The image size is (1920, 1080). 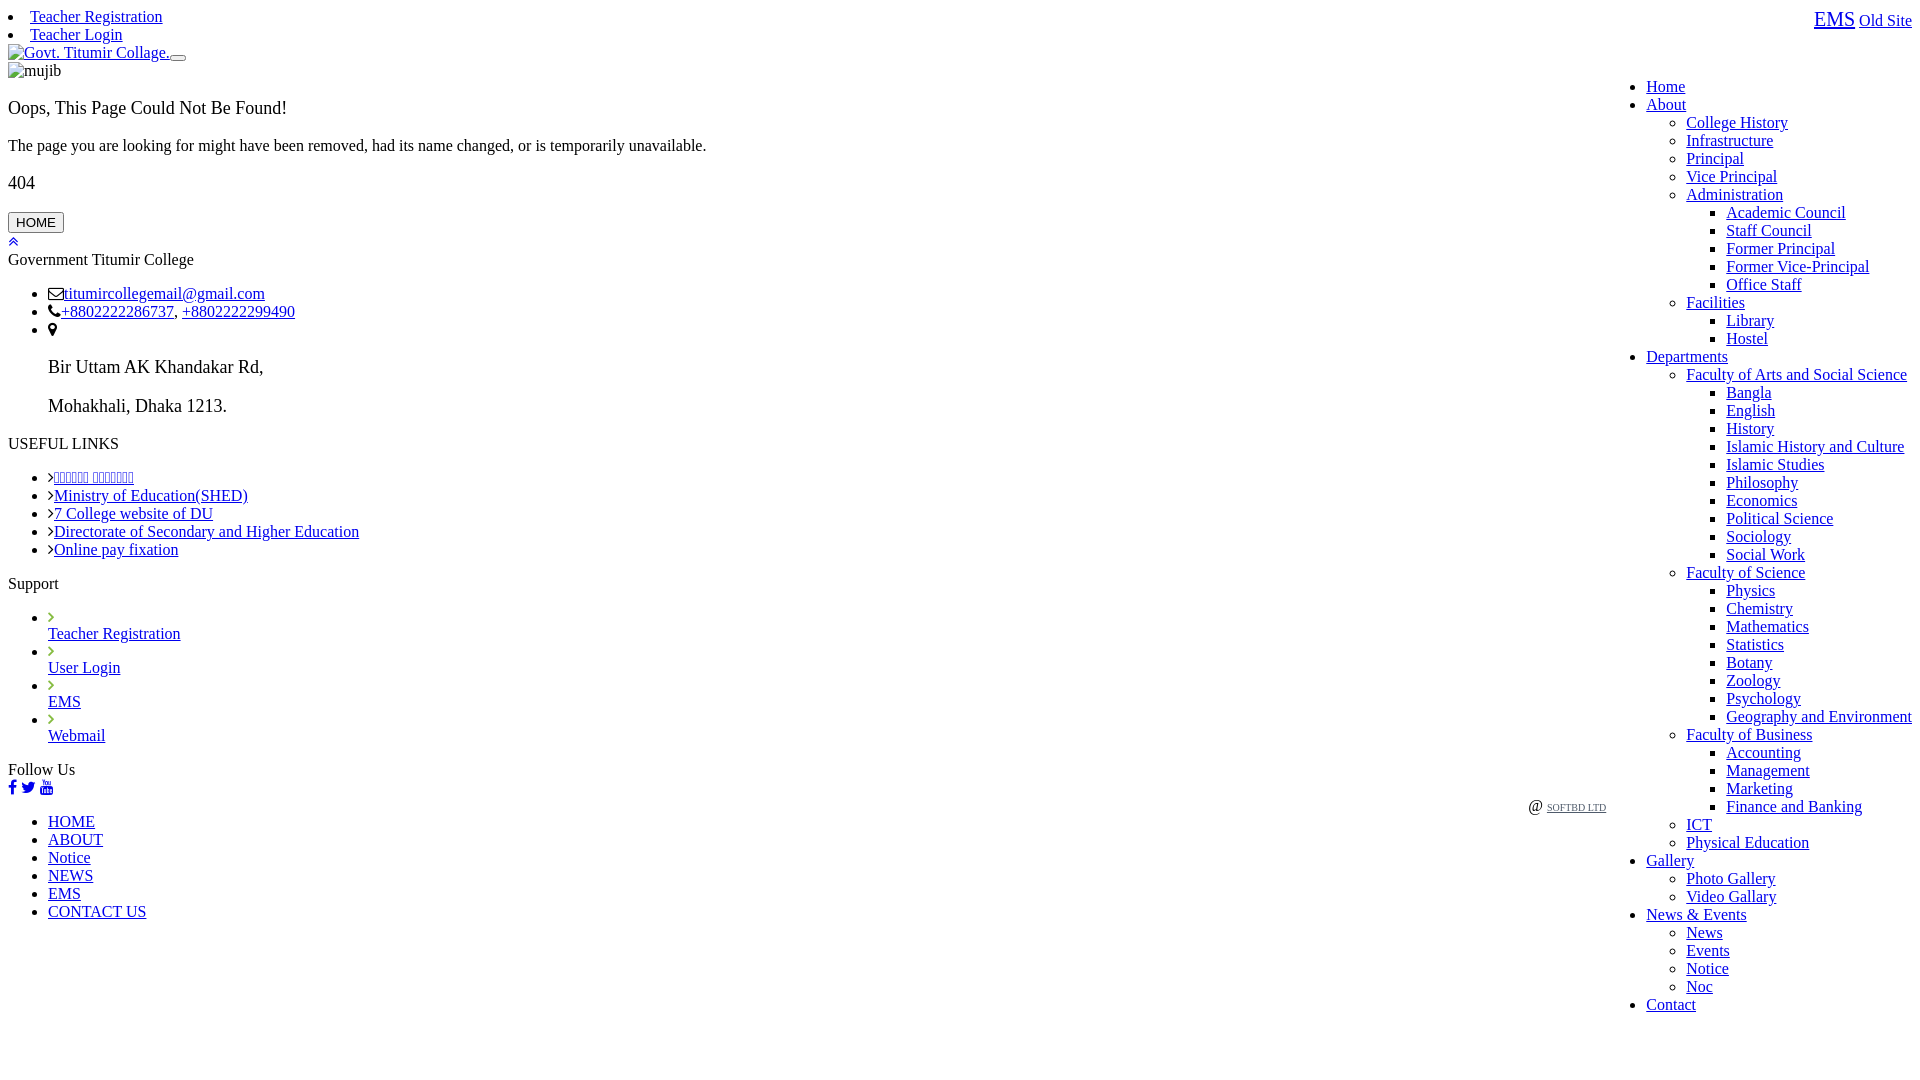 I want to click on 'Statistics', so click(x=1754, y=644).